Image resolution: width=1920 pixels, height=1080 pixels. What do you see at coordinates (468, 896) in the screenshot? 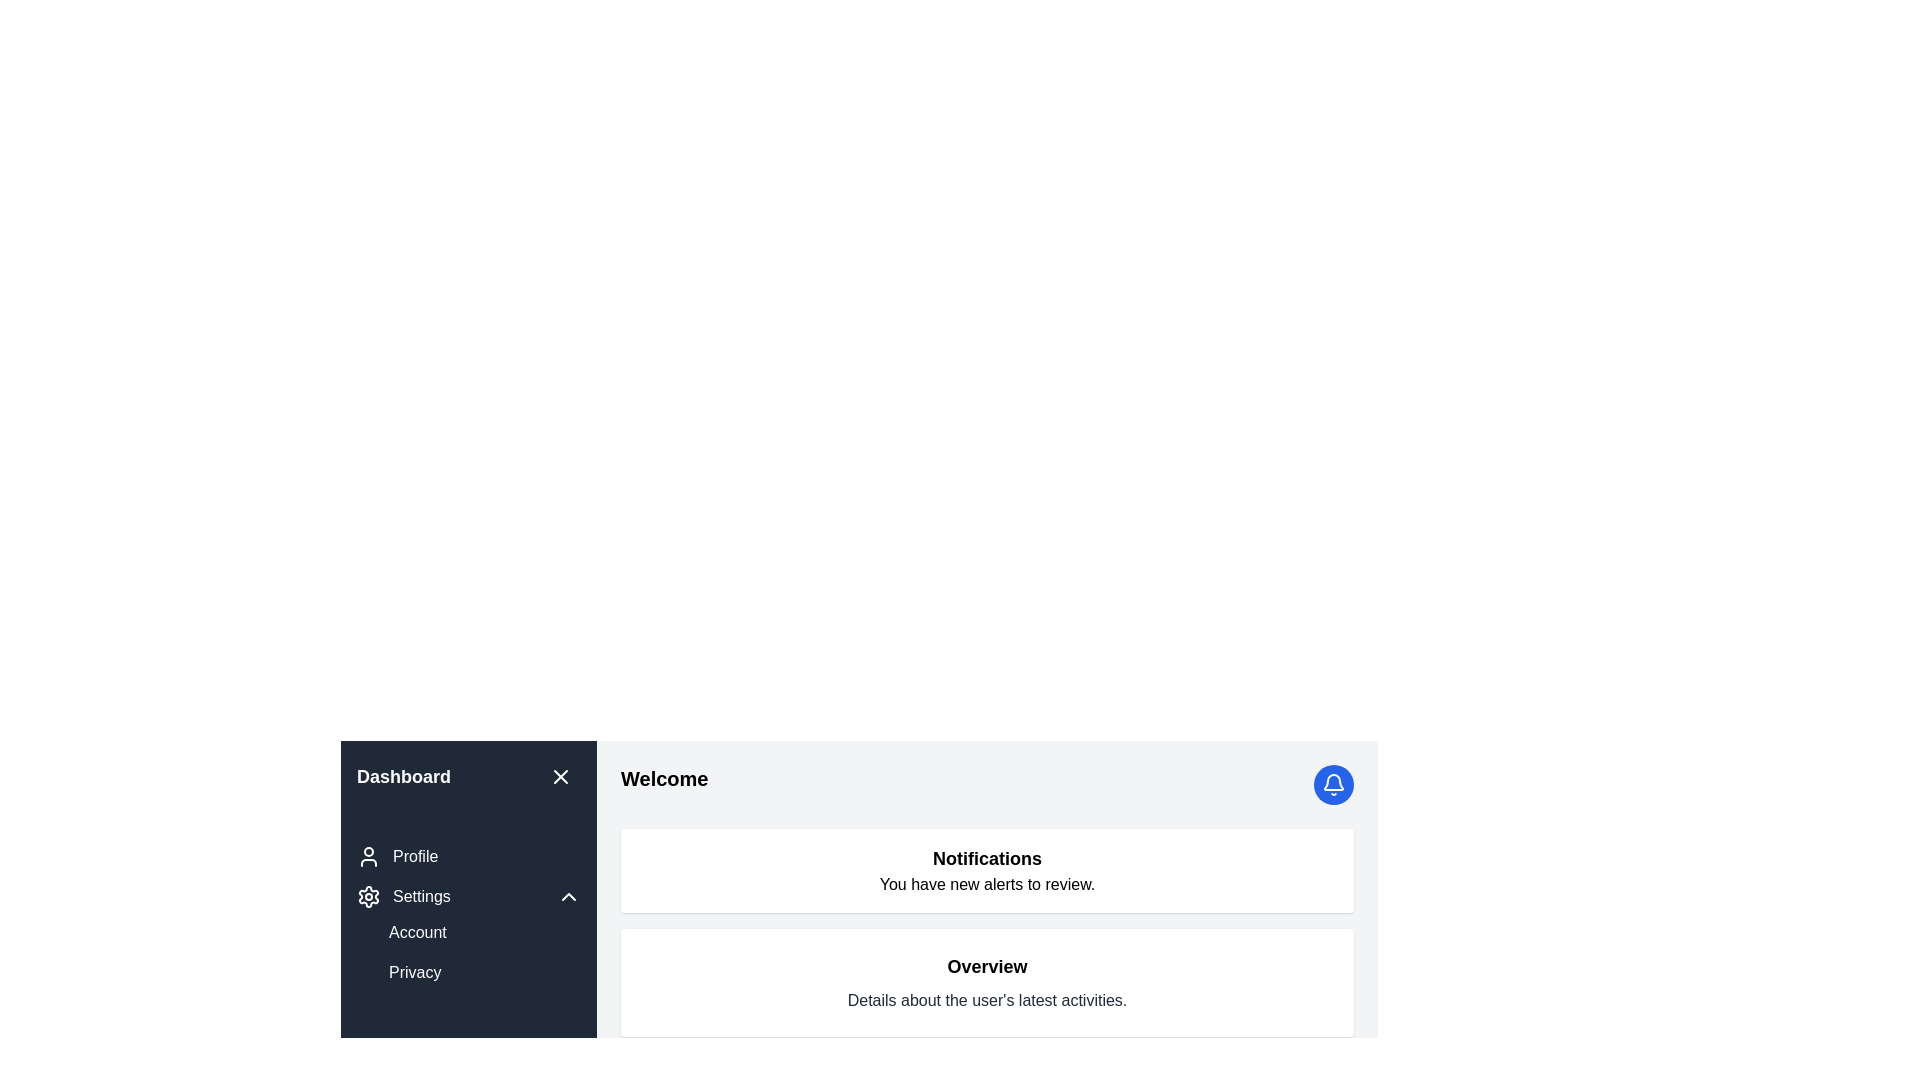
I see `the 'Settings' button in the menu` at bounding box center [468, 896].